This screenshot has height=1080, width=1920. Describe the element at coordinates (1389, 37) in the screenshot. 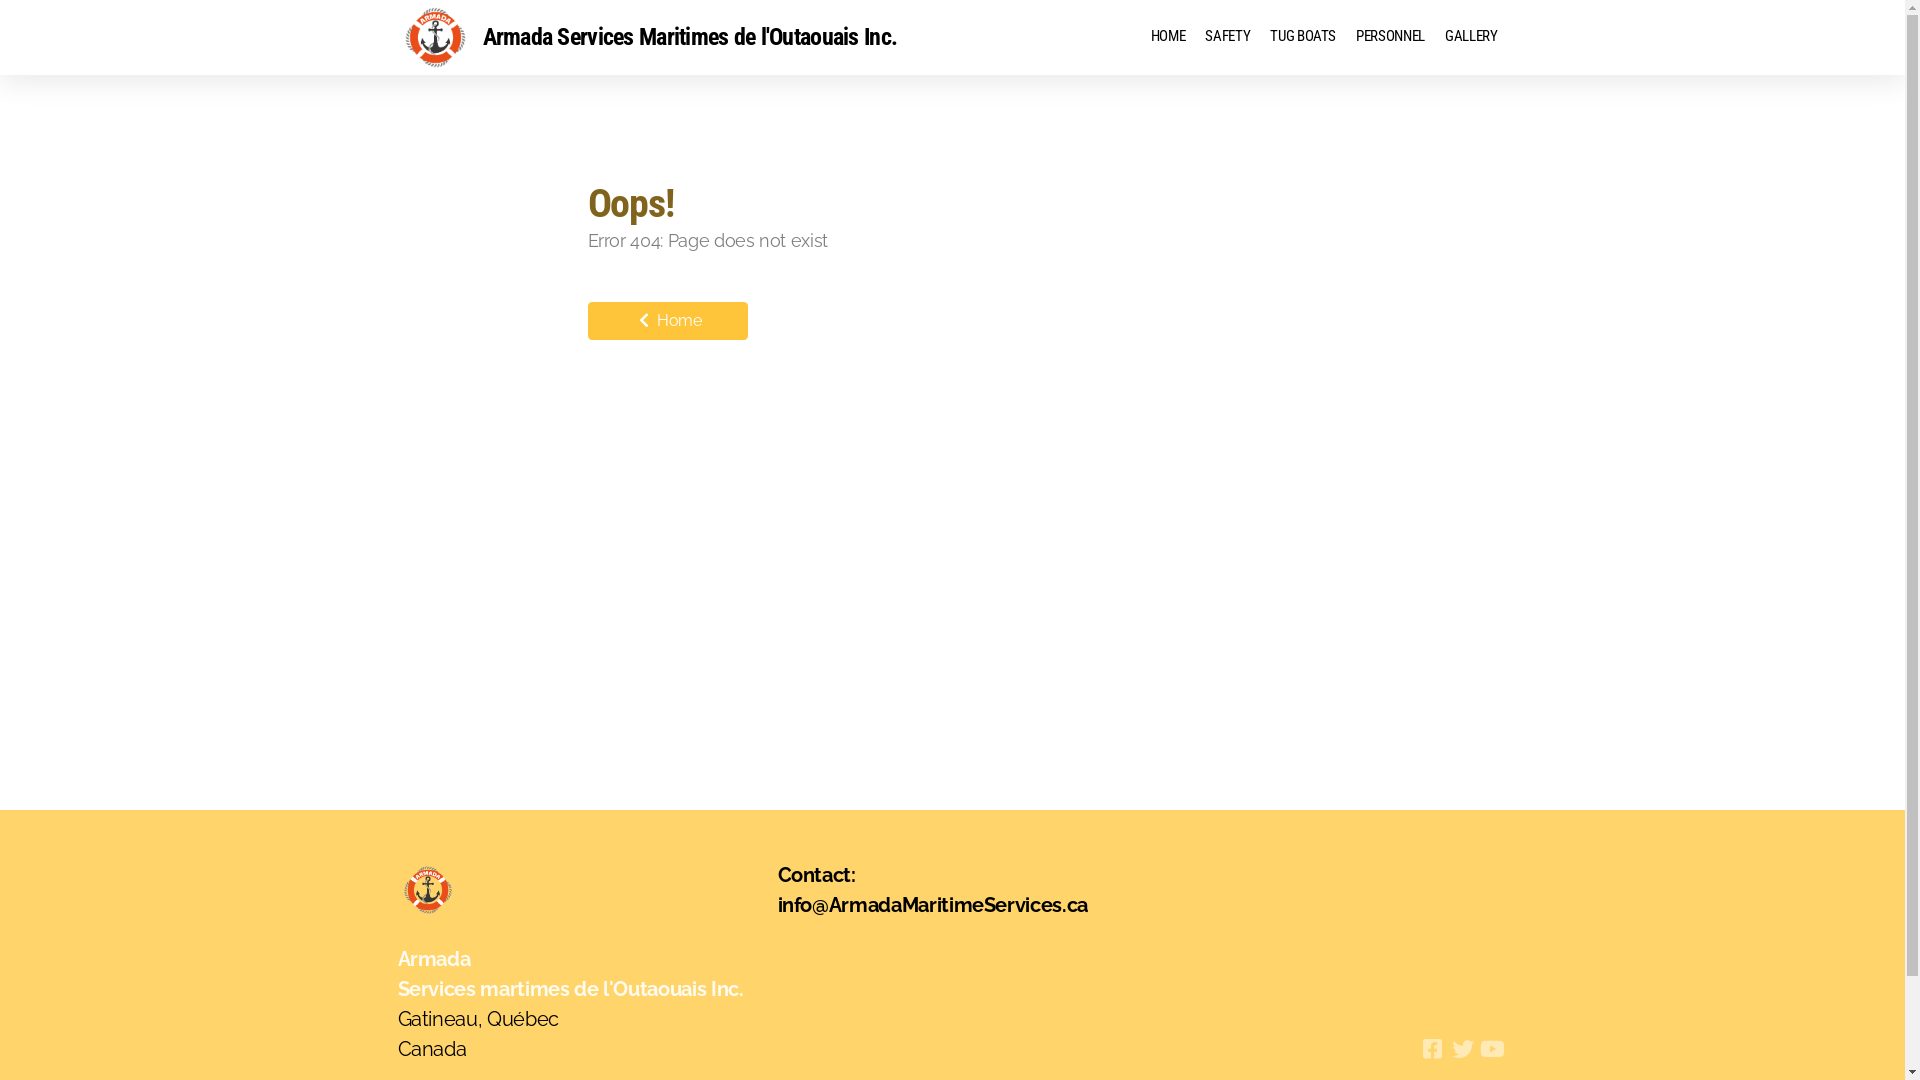

I see `'PERSONNEL'` at that location.